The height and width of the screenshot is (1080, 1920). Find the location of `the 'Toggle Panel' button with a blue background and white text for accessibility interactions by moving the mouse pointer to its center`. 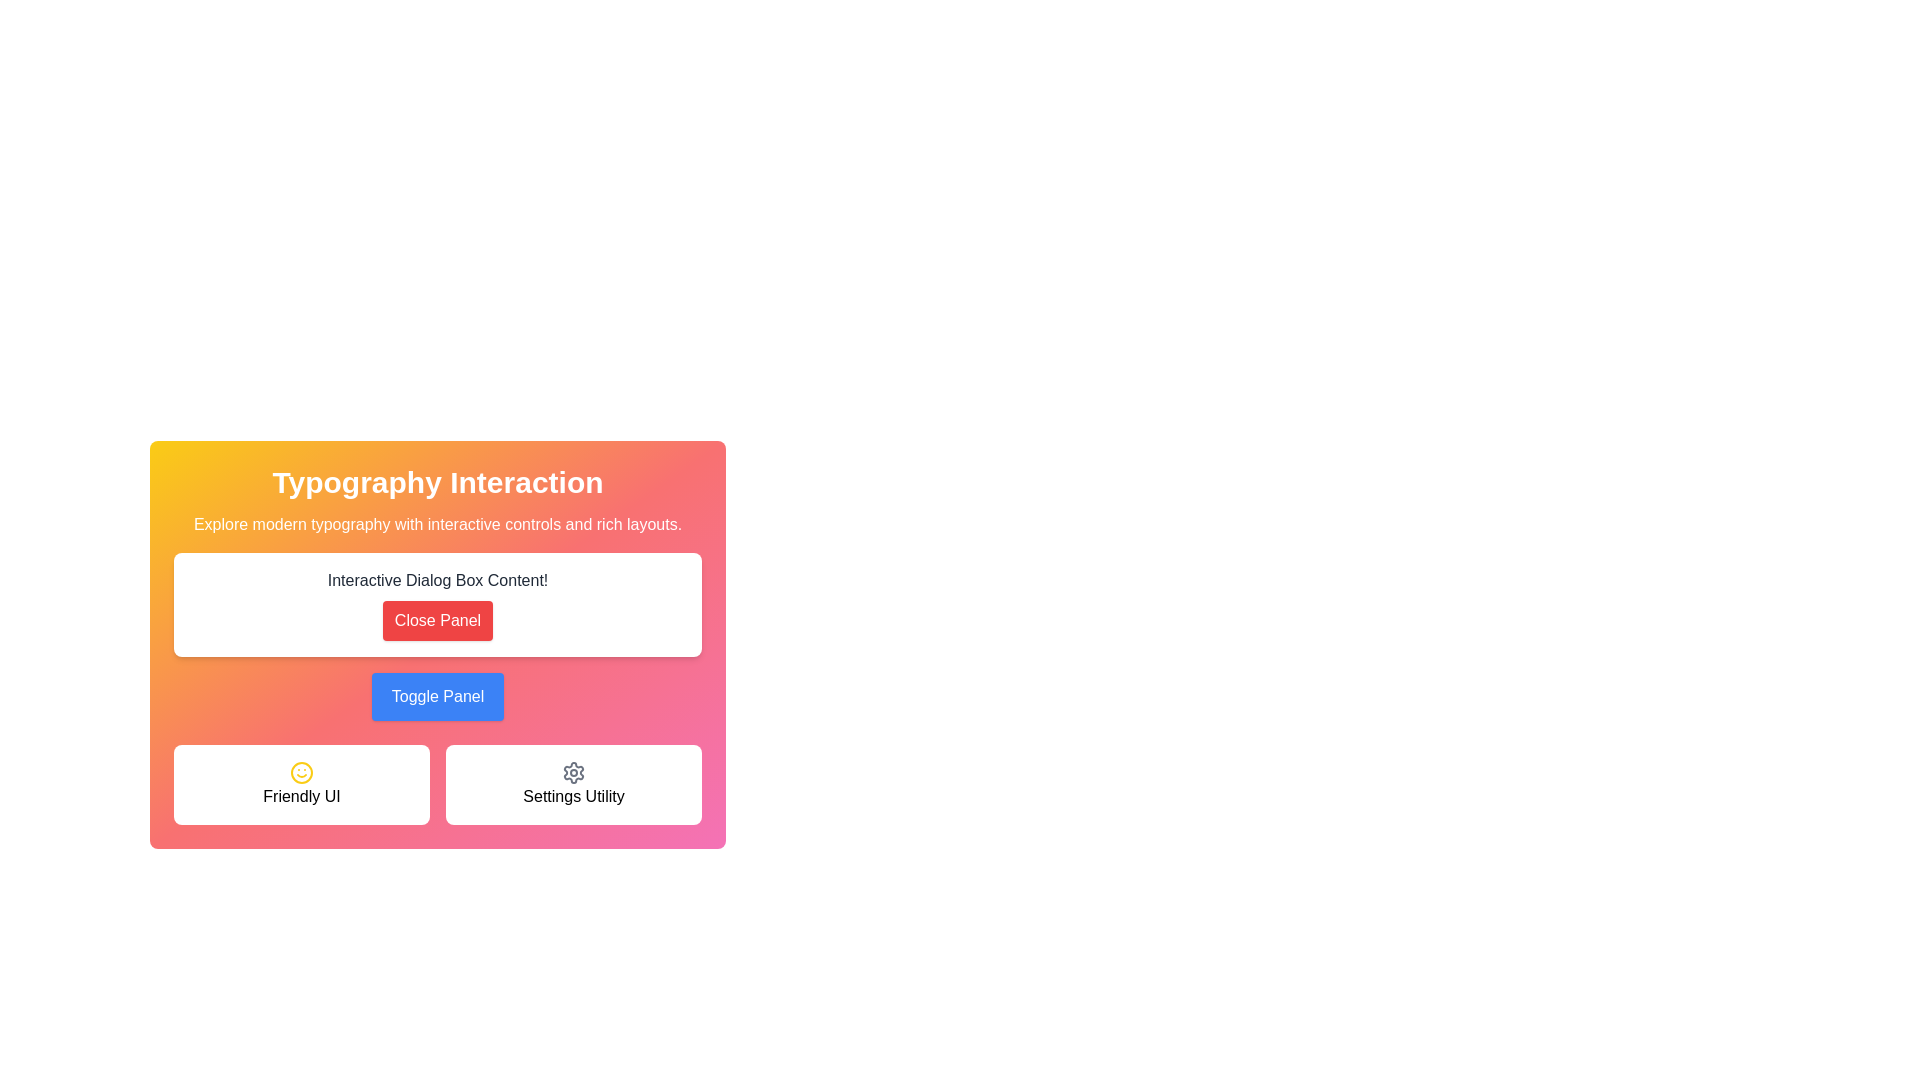

the 'Toggle Panel' button with a blue background and white text for accessibility interactions by moving the mouse pointer to its center is located at coordinates (436, 696).